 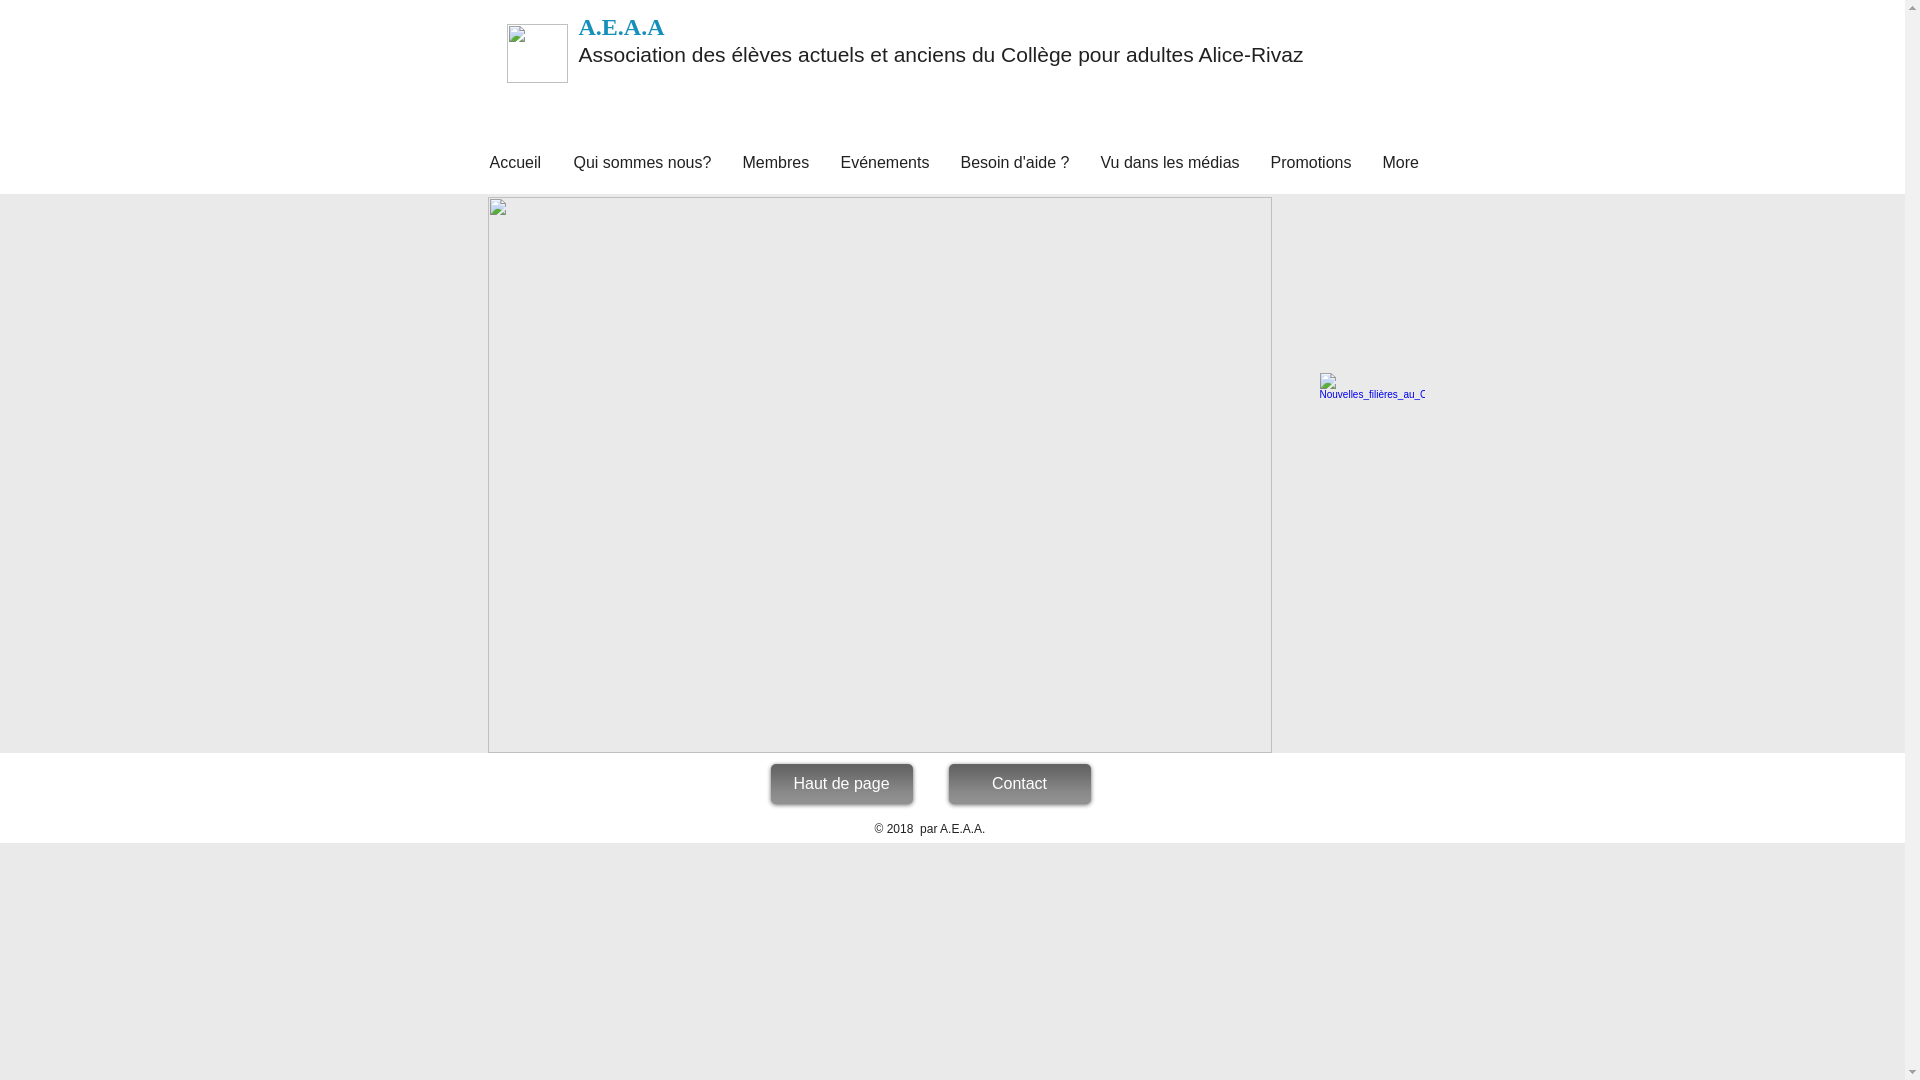 I want to click on 'Membres', so click(x=727, y=161).